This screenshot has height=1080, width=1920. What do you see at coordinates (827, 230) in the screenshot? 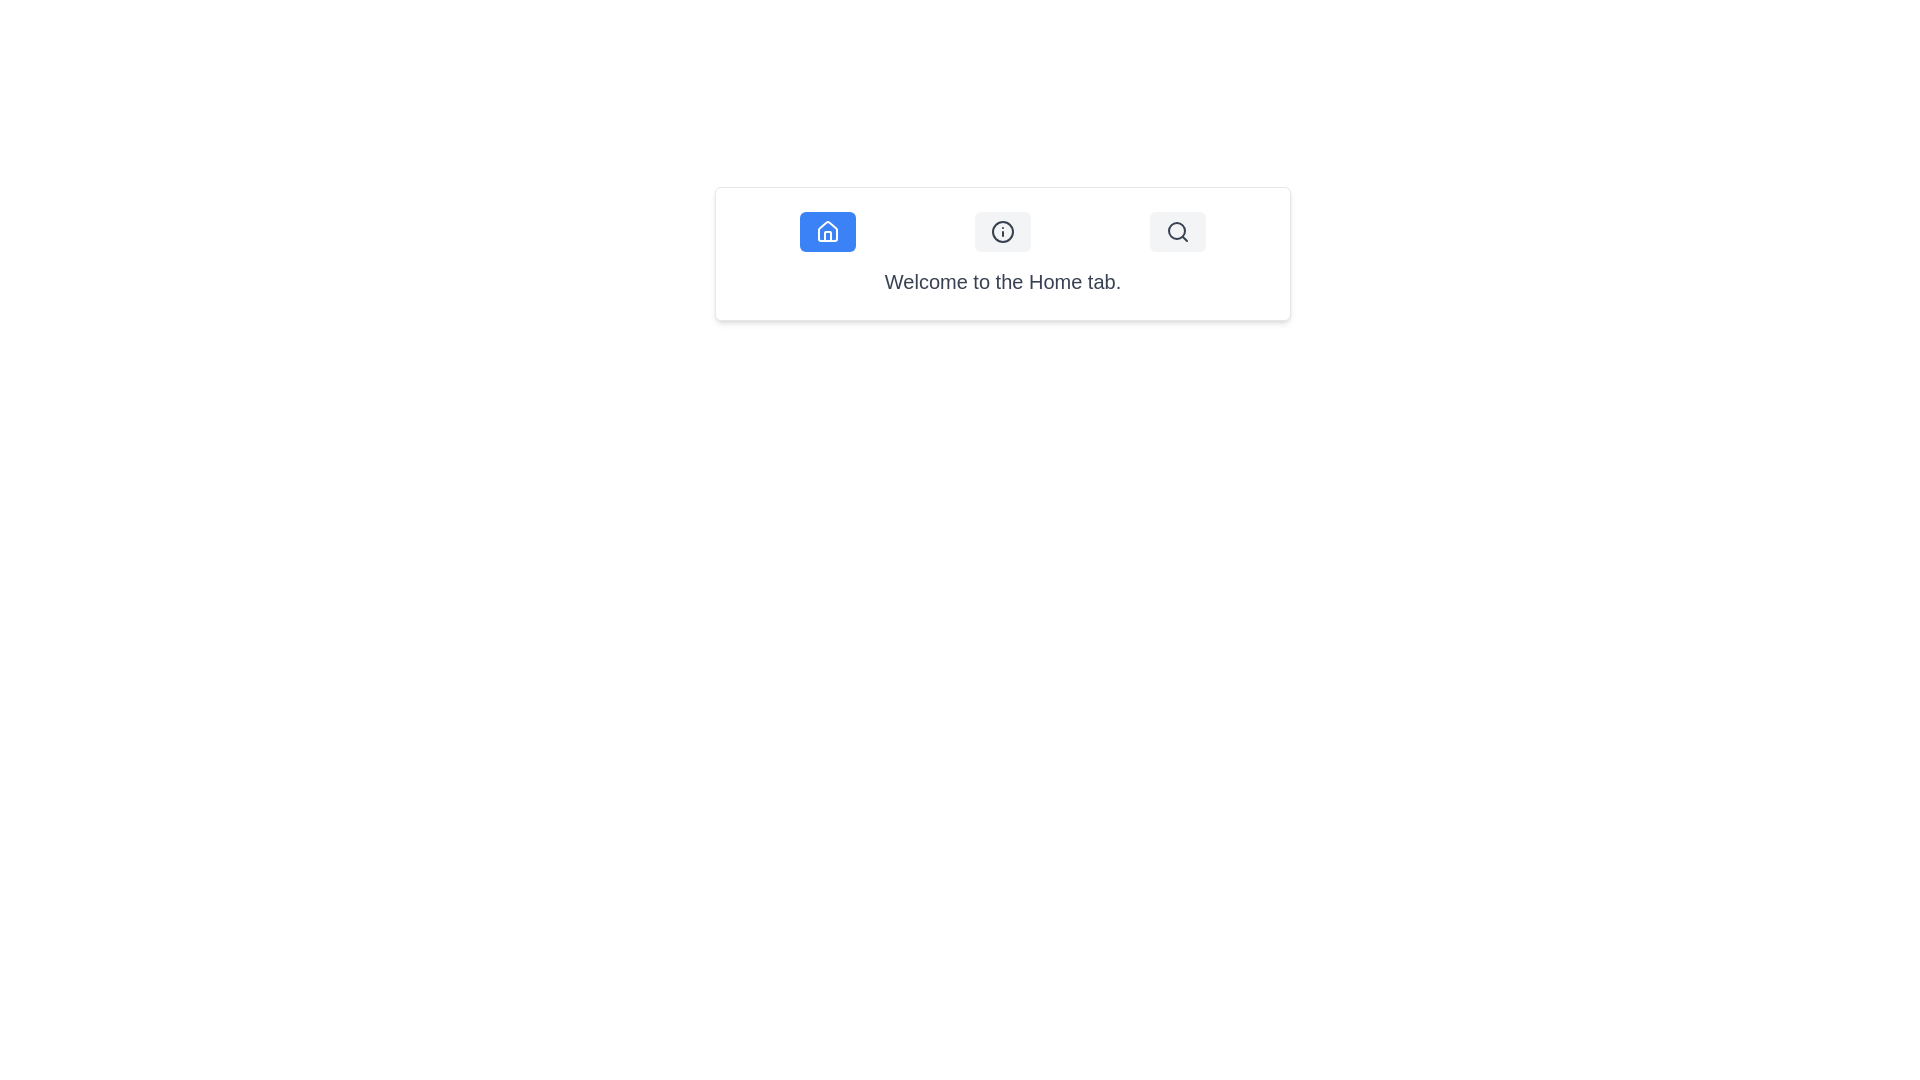
I see `the 'Home' icon, which is the first icon in a horizontally aligned set of three icons on the left side of the layout, near the 'Welcome to the Home tab' text label` at bounding box center [827, 230].